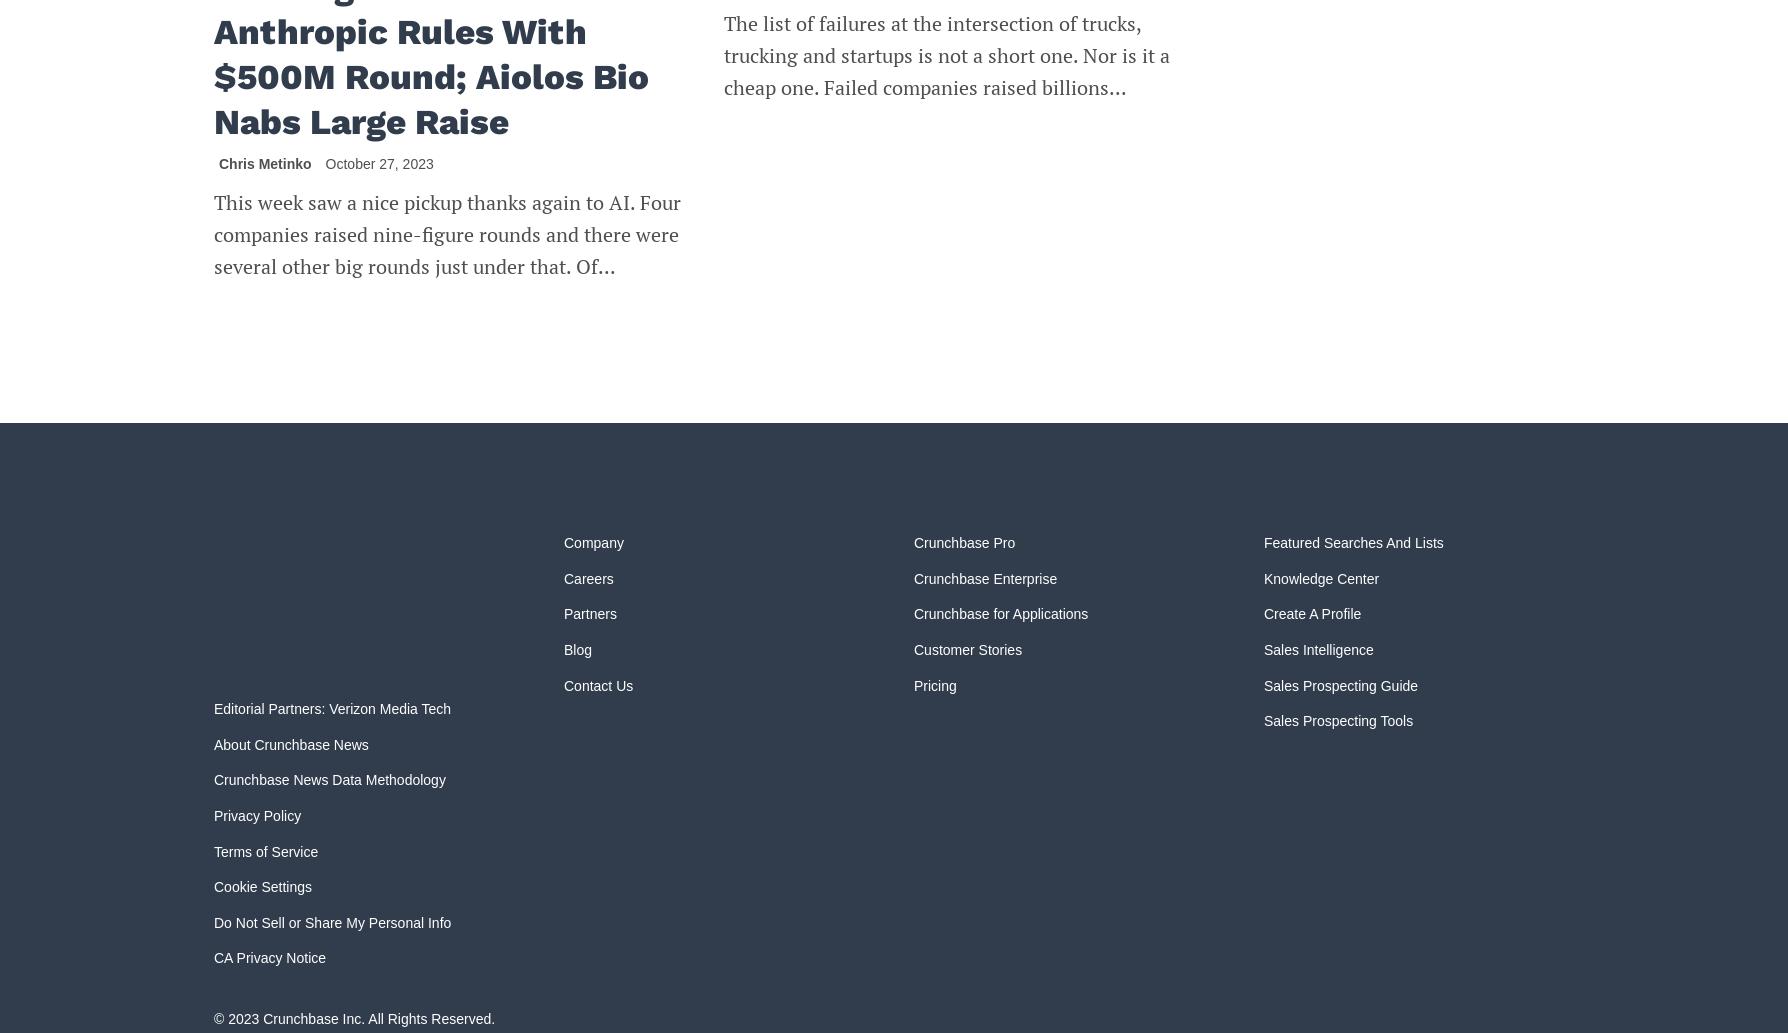 The height and width of the screenshot is (1033, 1788). I want to click on 'Chris Metinko', so click(263, 164).